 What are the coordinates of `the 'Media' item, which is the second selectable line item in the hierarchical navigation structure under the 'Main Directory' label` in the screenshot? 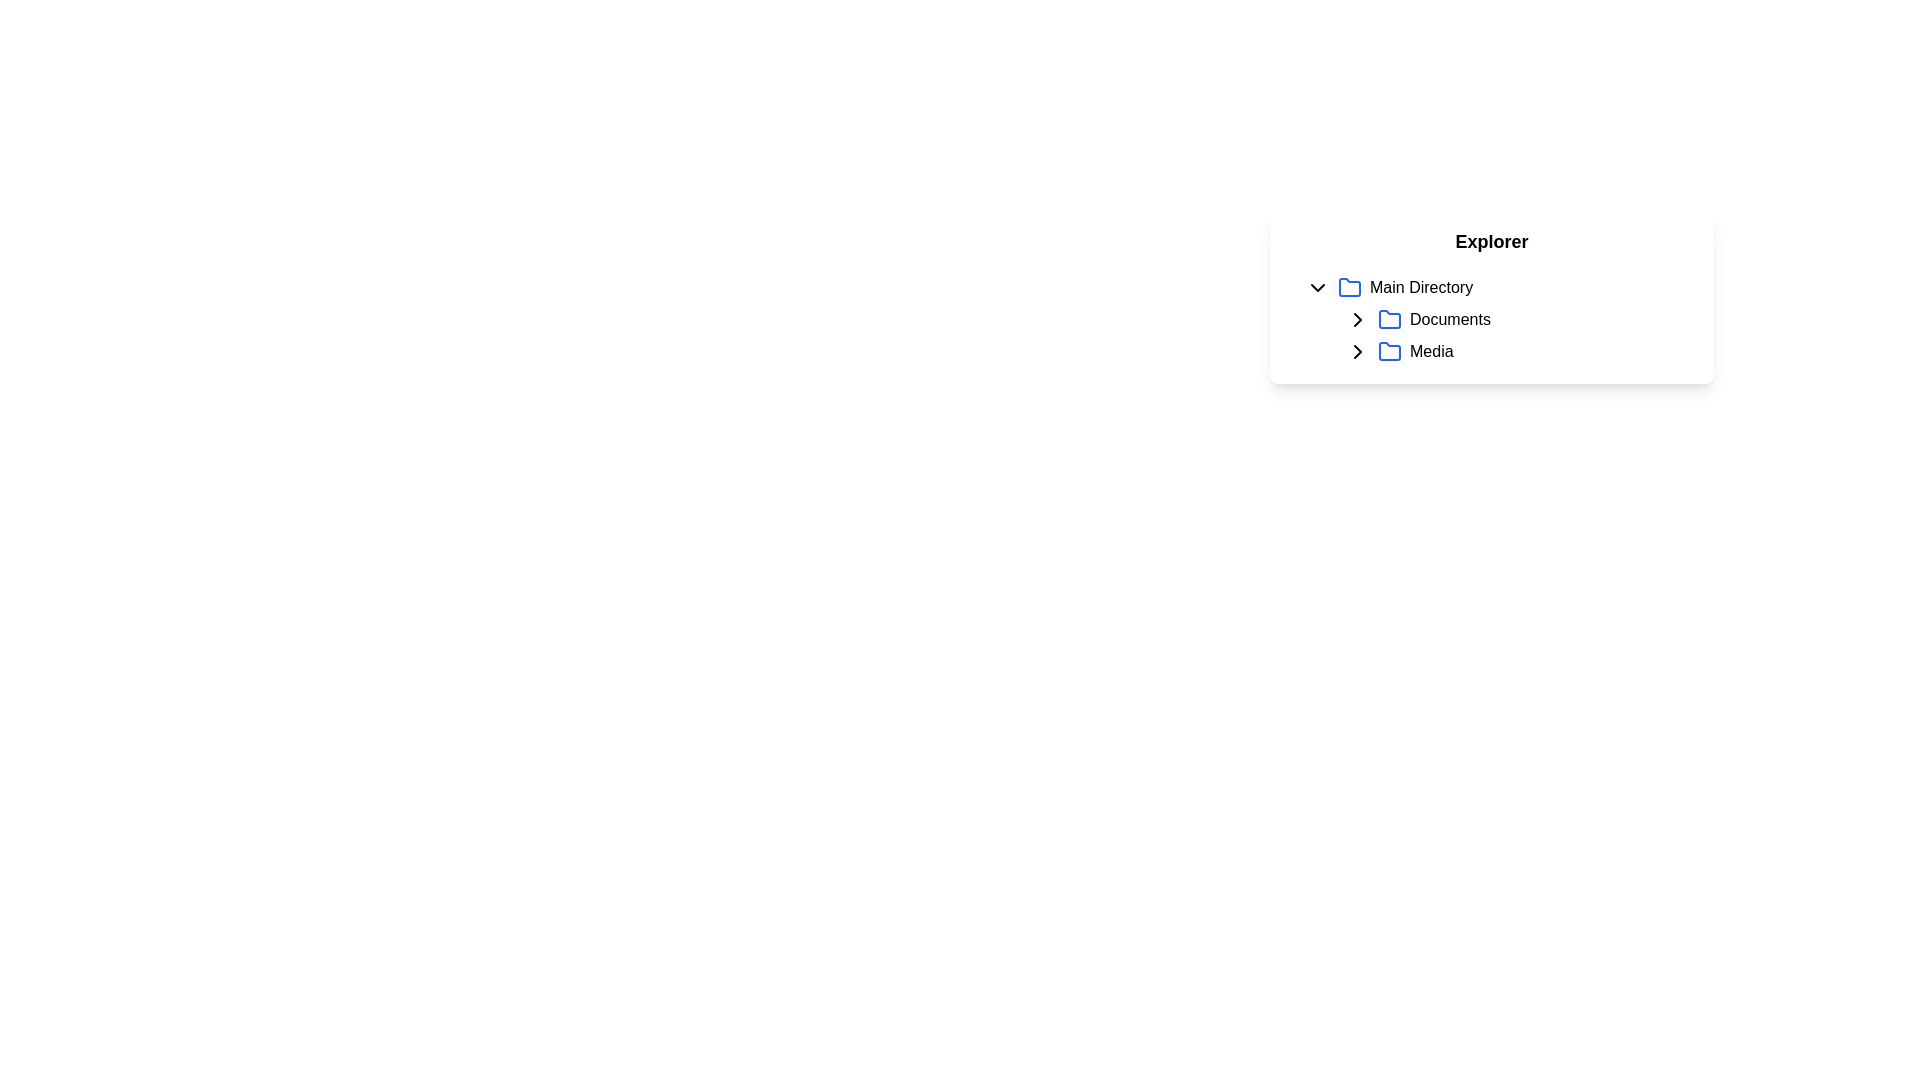 It's located at (1512, 334).